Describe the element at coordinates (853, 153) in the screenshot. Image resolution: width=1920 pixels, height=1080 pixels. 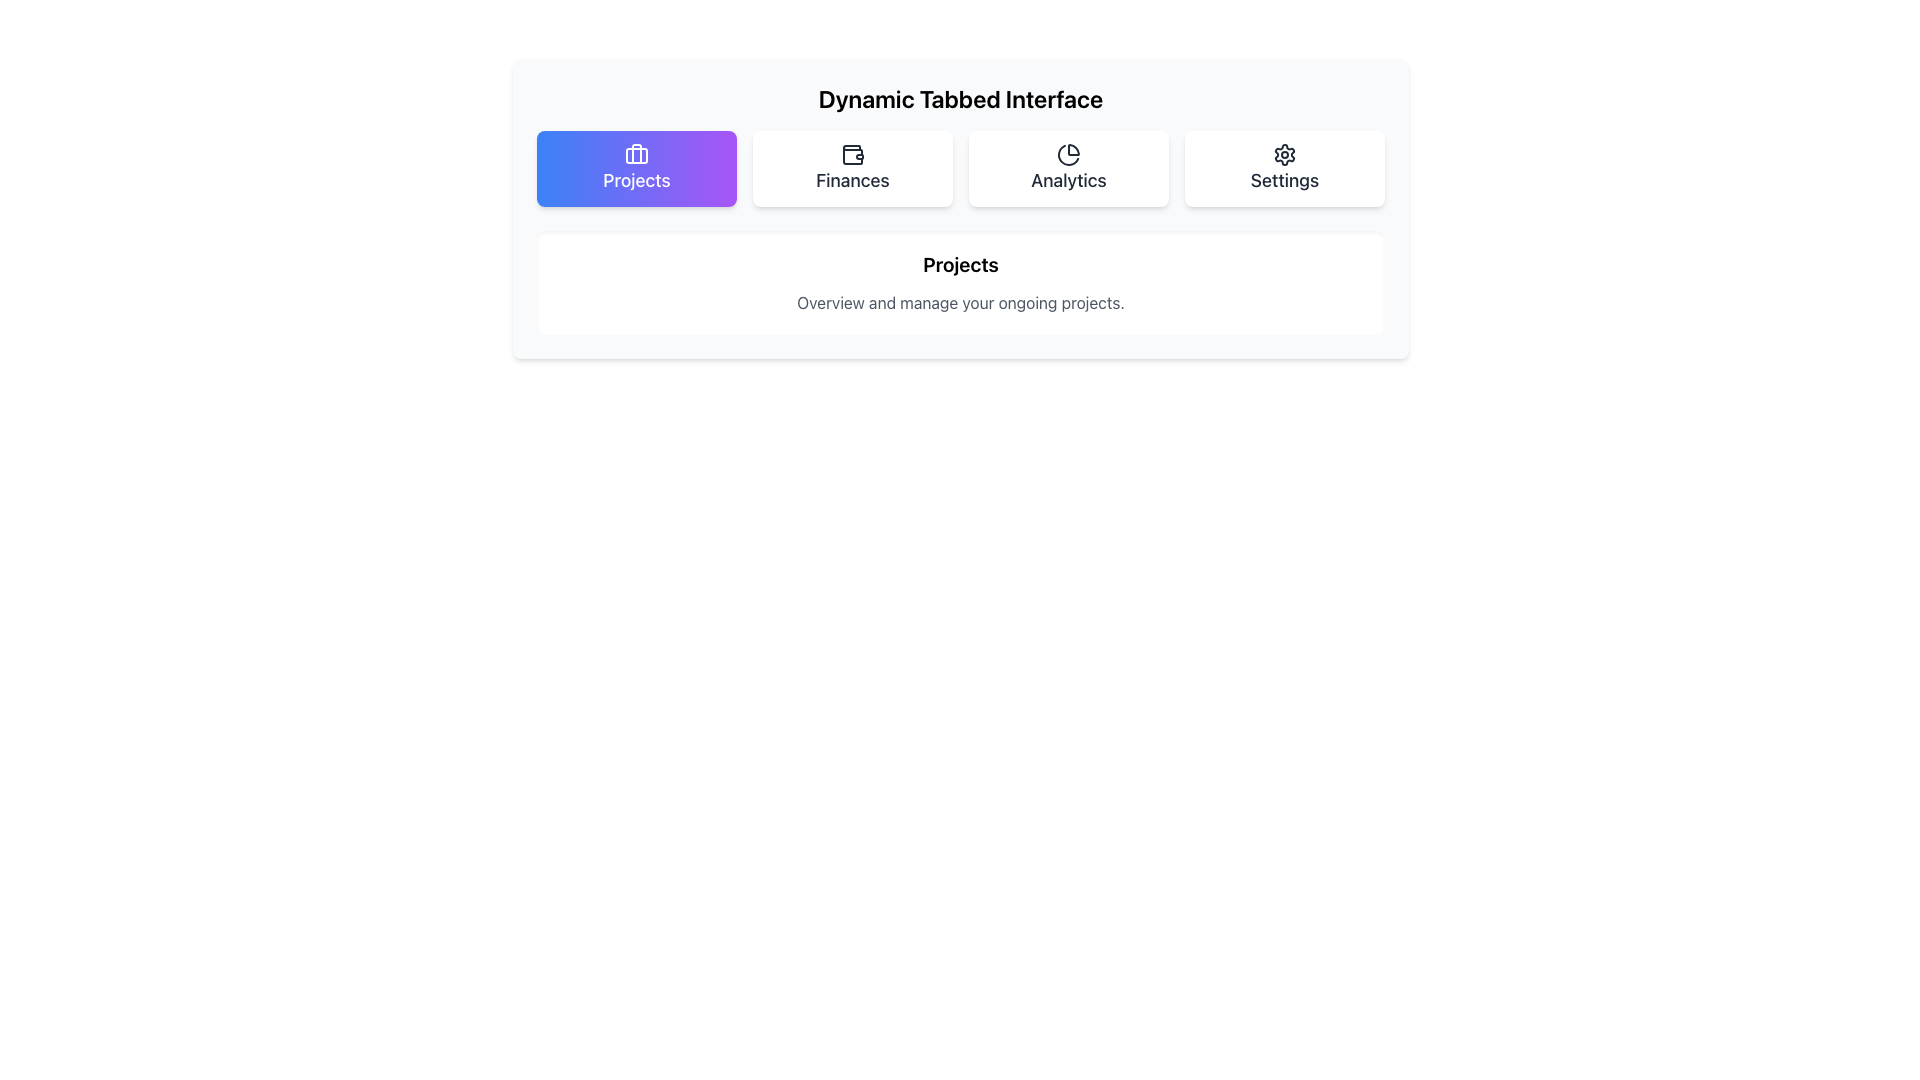
I see `the Finances icon located above the text 'Finances'` at that location.